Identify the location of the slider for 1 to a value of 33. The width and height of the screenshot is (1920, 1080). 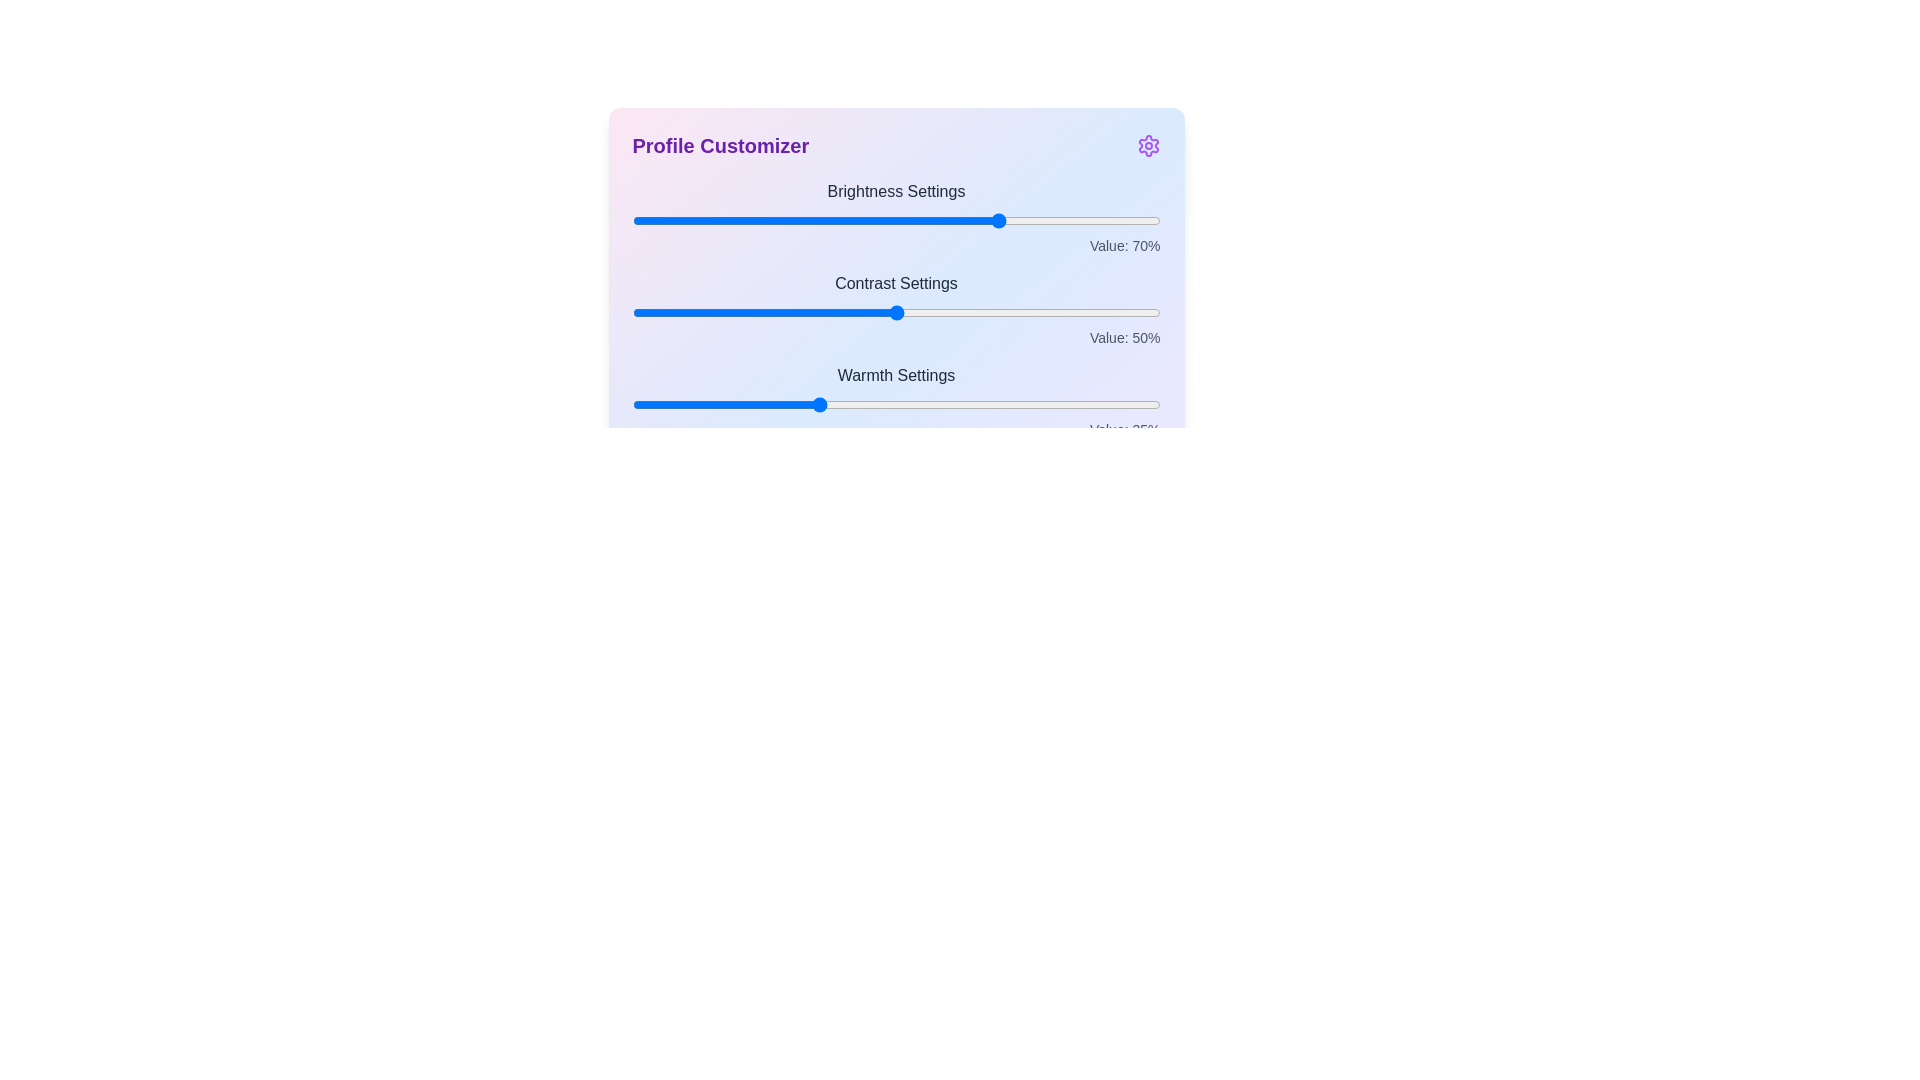
(806, 312).